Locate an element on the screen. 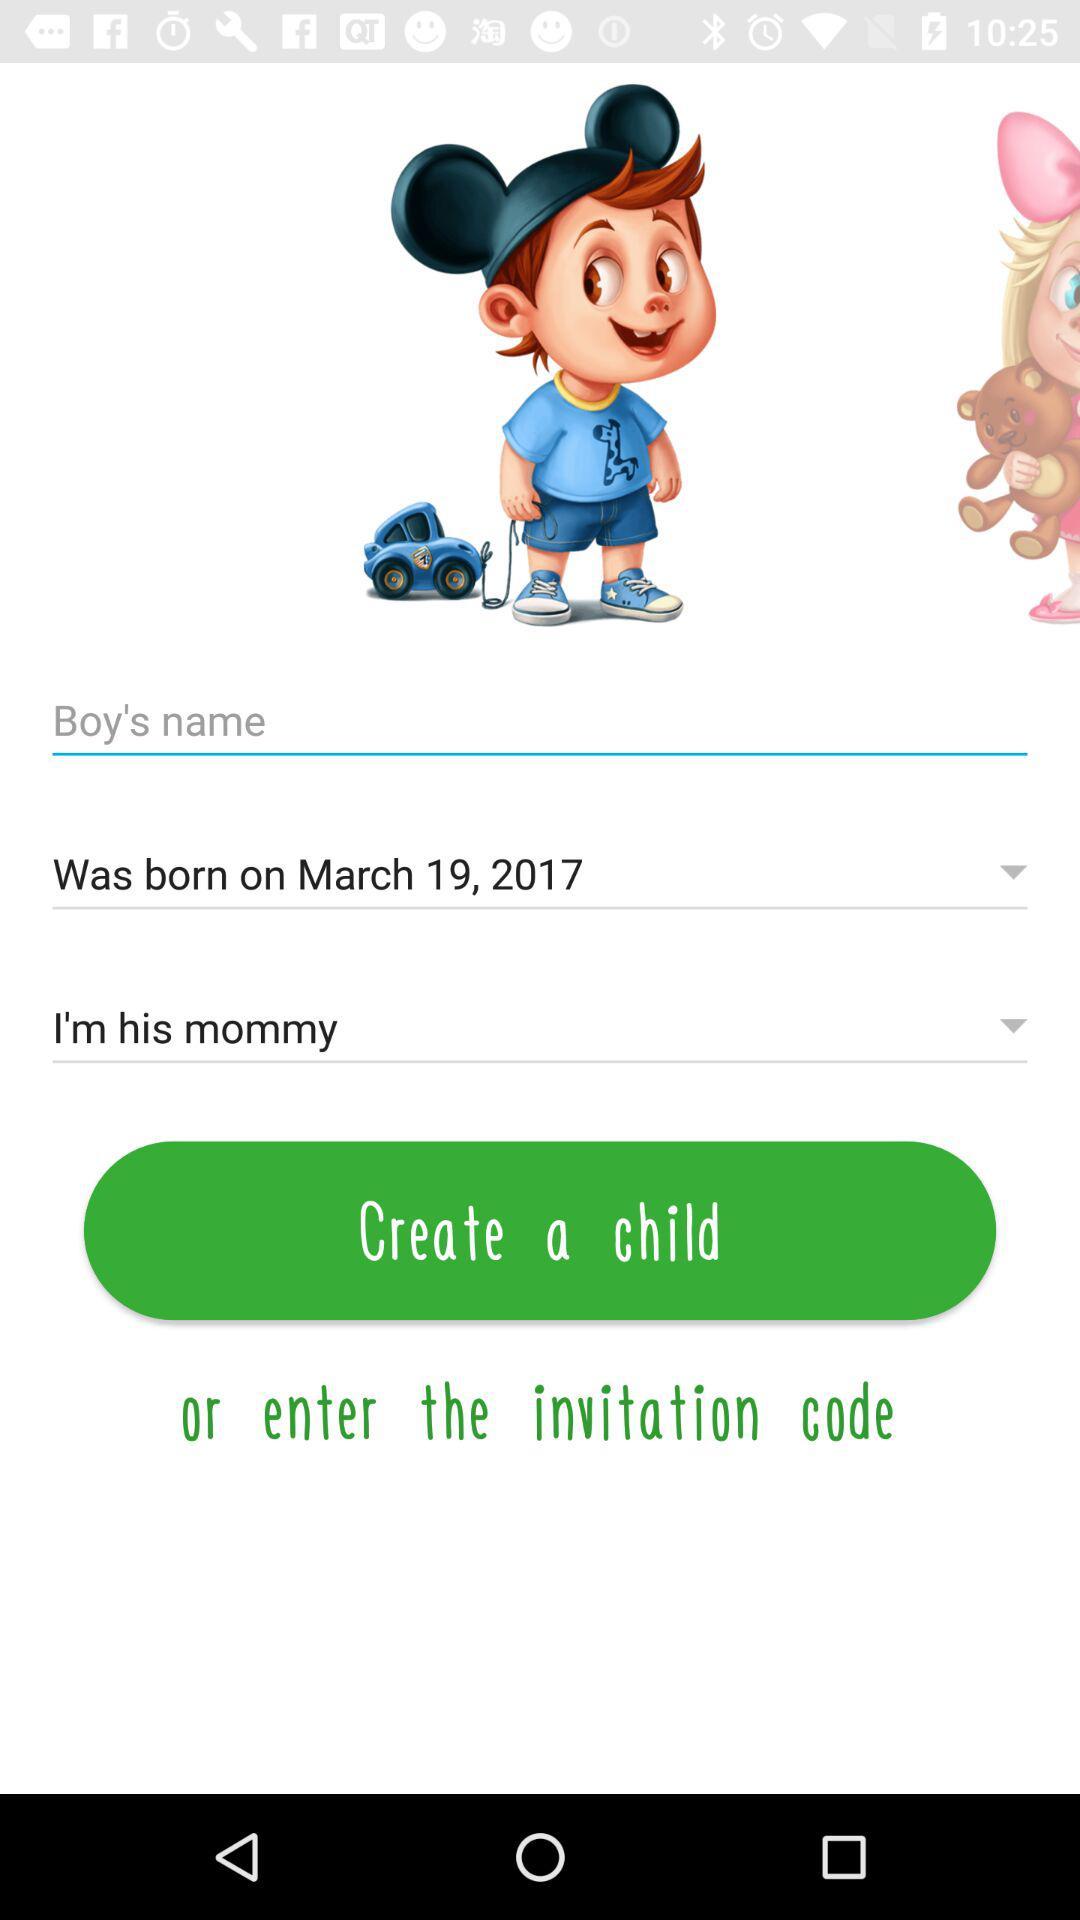 This screenshot has height=1920, width=1080. item above the or enter the item is located at coordinates (540, 1229).